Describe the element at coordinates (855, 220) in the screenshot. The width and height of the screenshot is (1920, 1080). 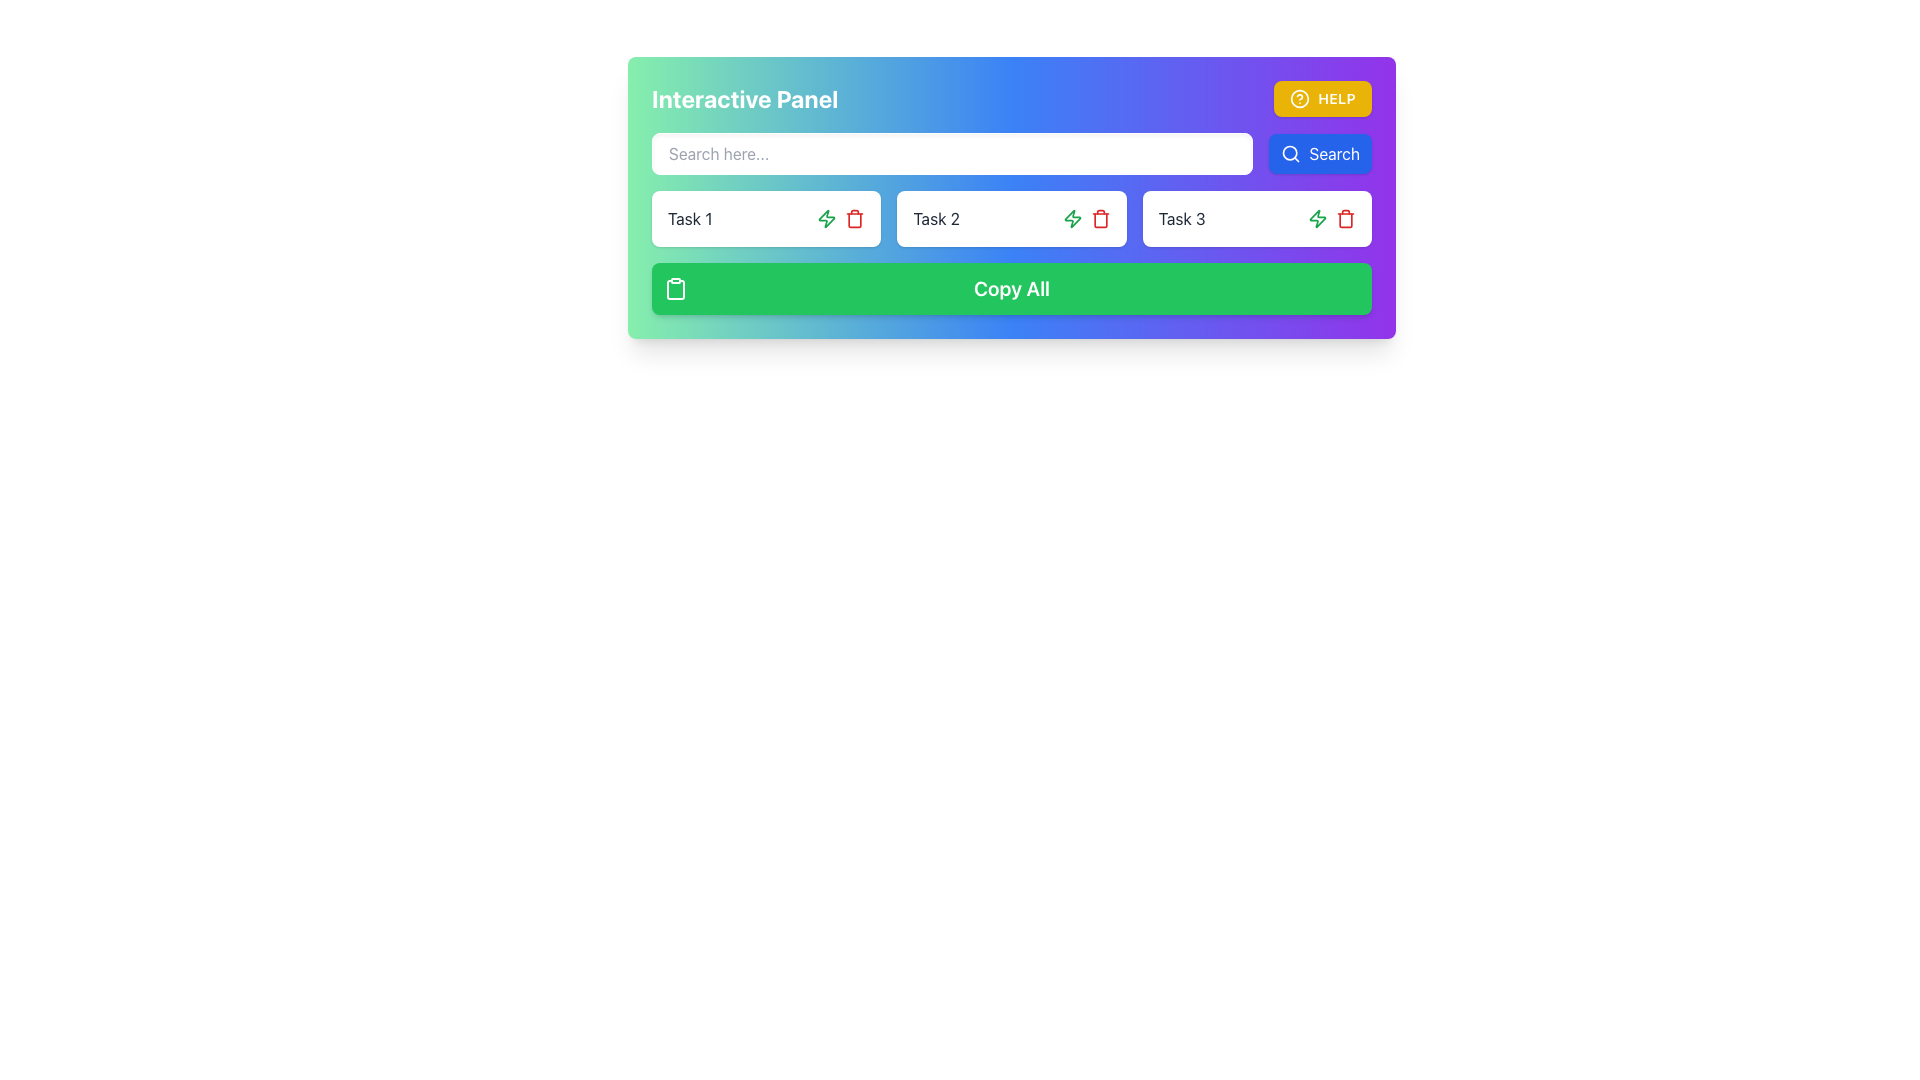
I see `the red trash bin icon, which signifies deletion functionality, located adjacent to Task 2 in the Interactive Panel` at that location.